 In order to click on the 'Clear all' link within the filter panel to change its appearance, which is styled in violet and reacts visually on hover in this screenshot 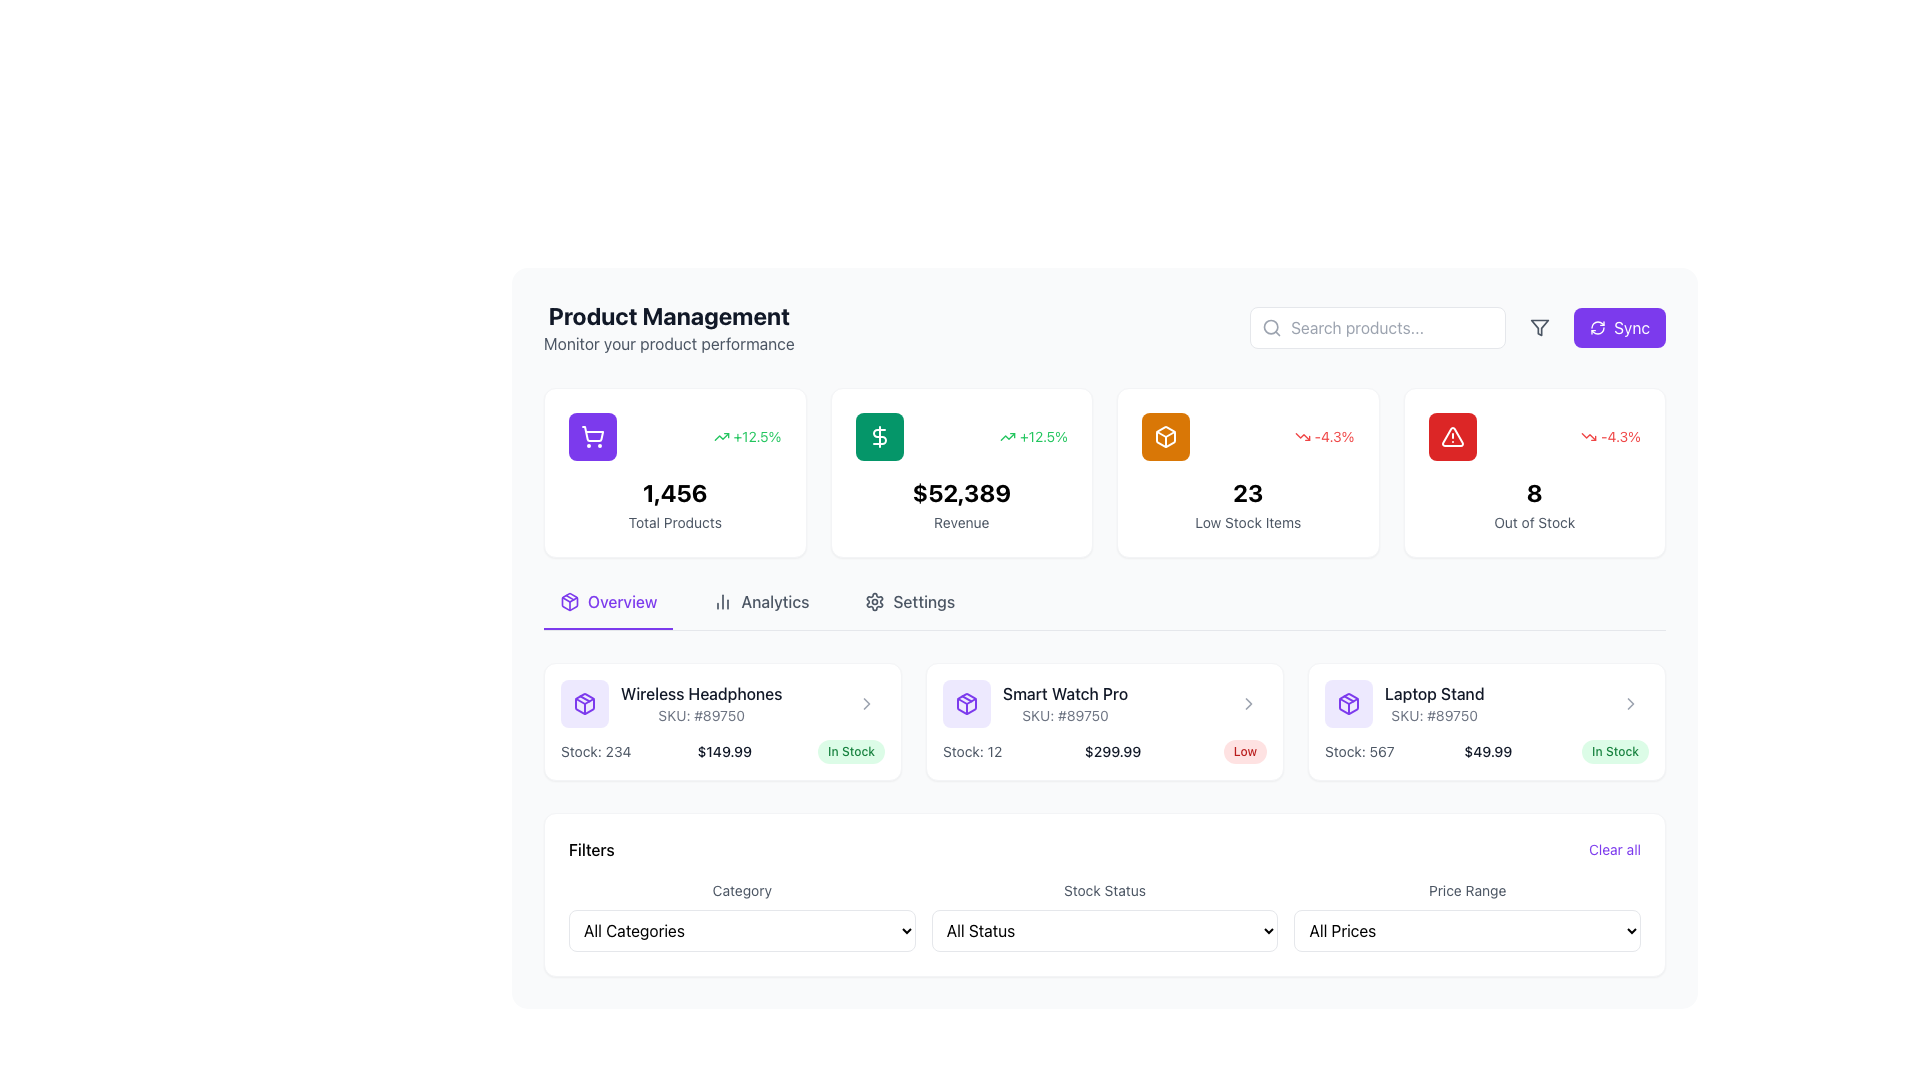, I will do `click(1103, 849)`.